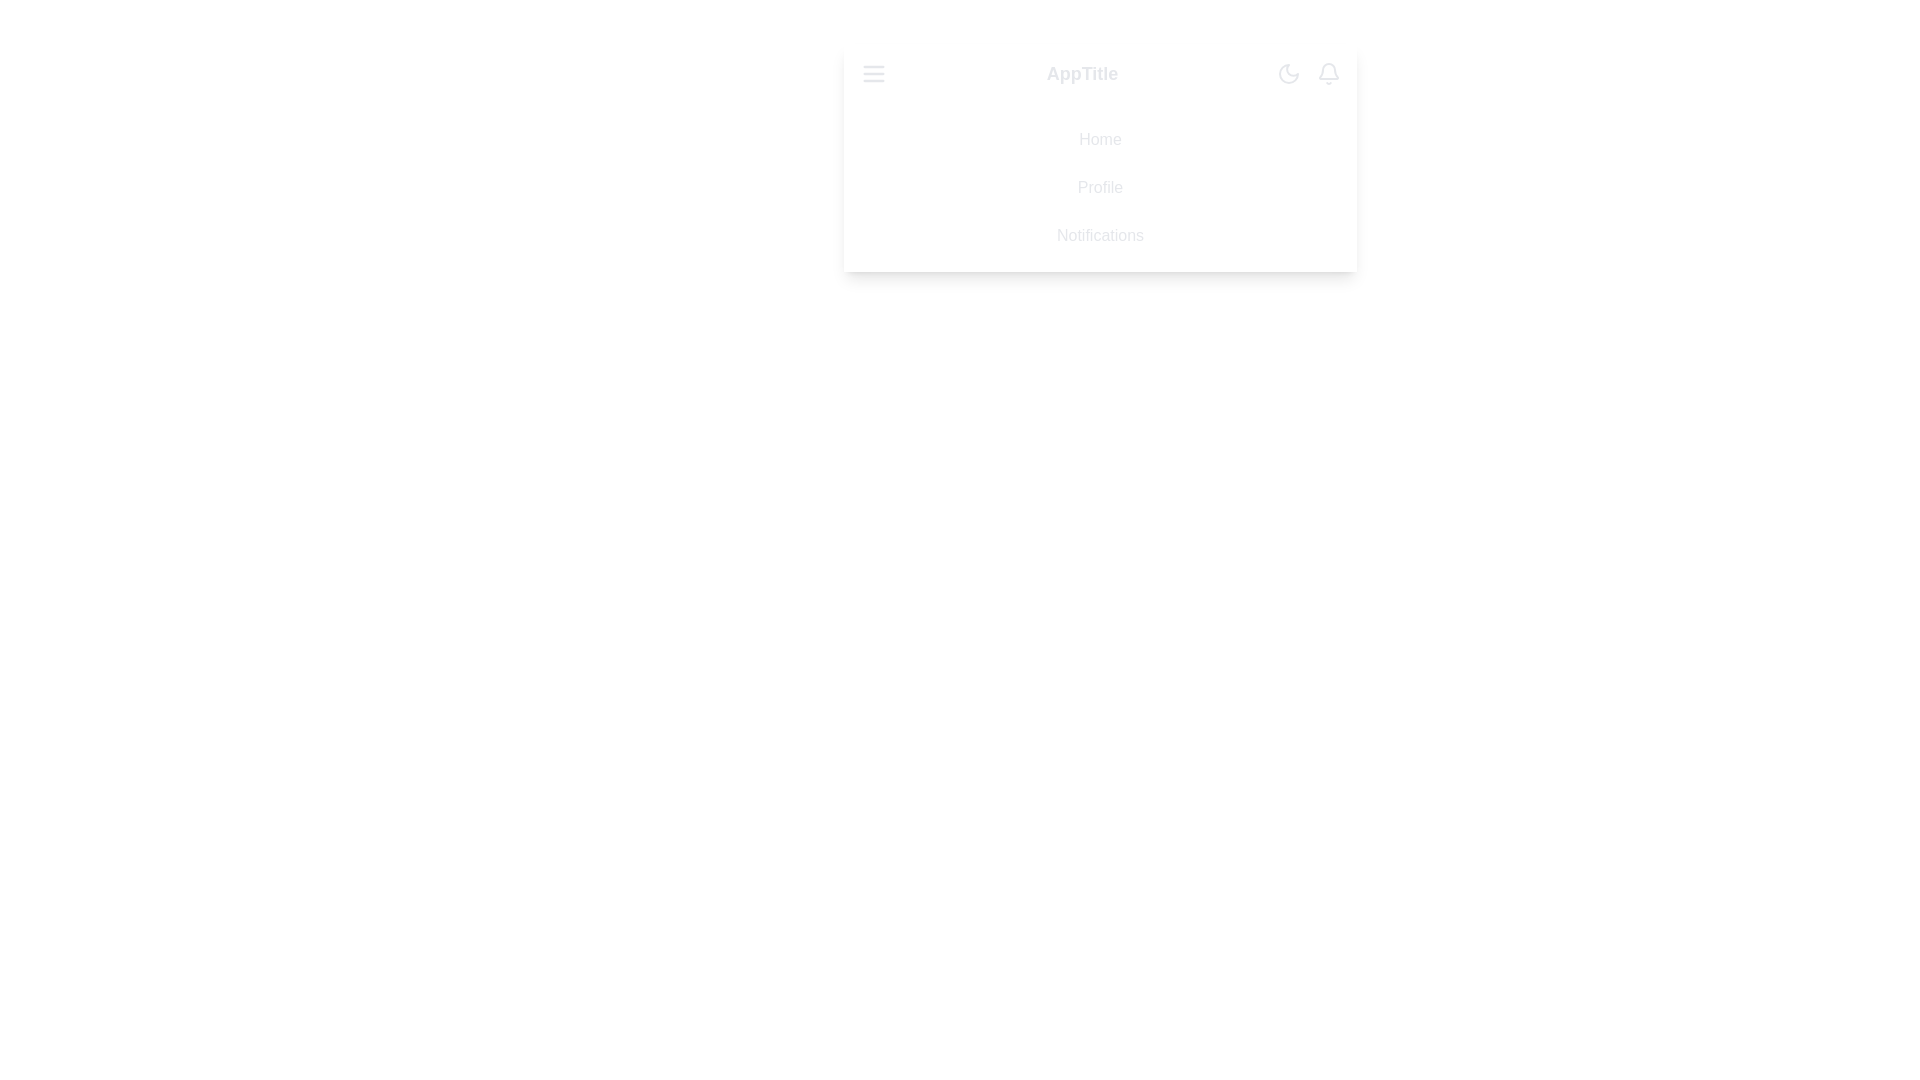 This screenshot has height=1080, width=1920. What do you see at coordinates (1099, 188) in the screenshot?
I see `the menu item Profile to select its text` at bounding box center [1099, 188].